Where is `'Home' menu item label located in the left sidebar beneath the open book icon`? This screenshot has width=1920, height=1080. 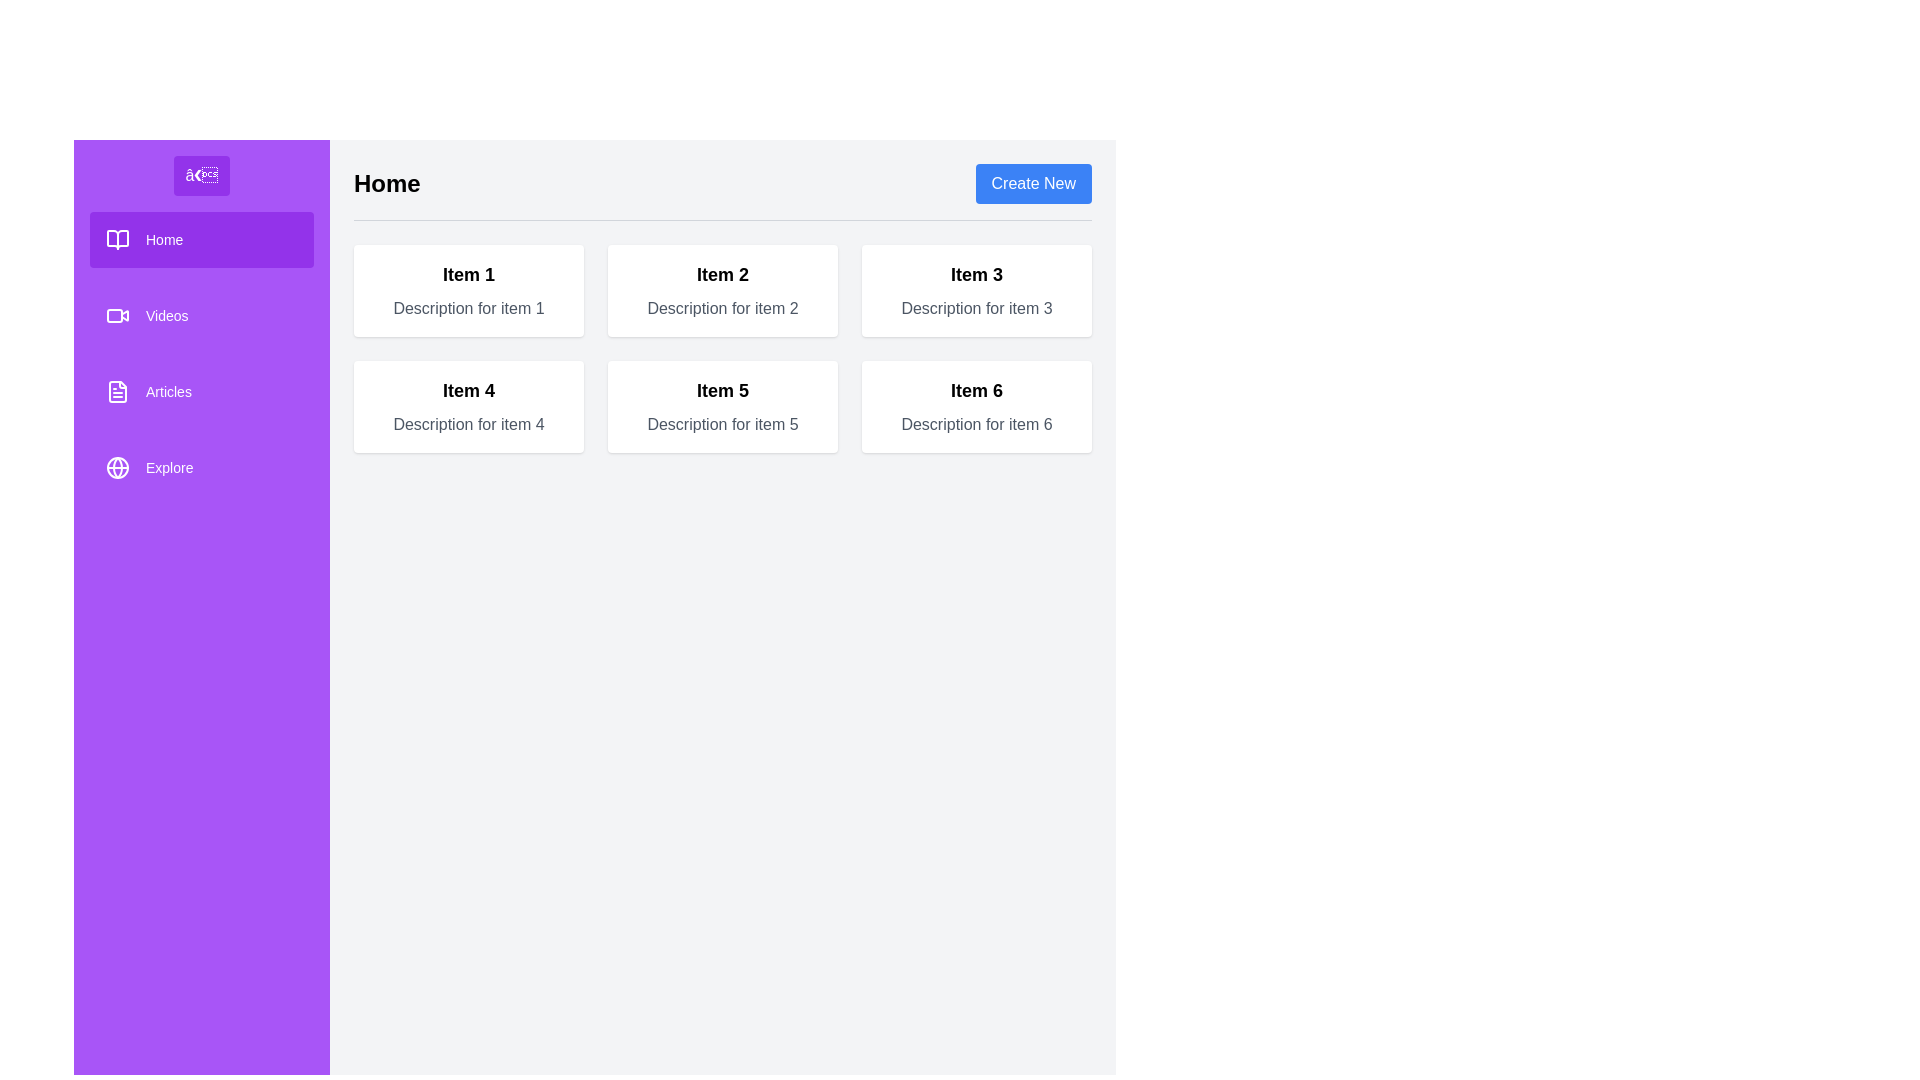 'Home' menu item label located in the left sidebar beneath the open book icon is located at coordinates (164, 238).